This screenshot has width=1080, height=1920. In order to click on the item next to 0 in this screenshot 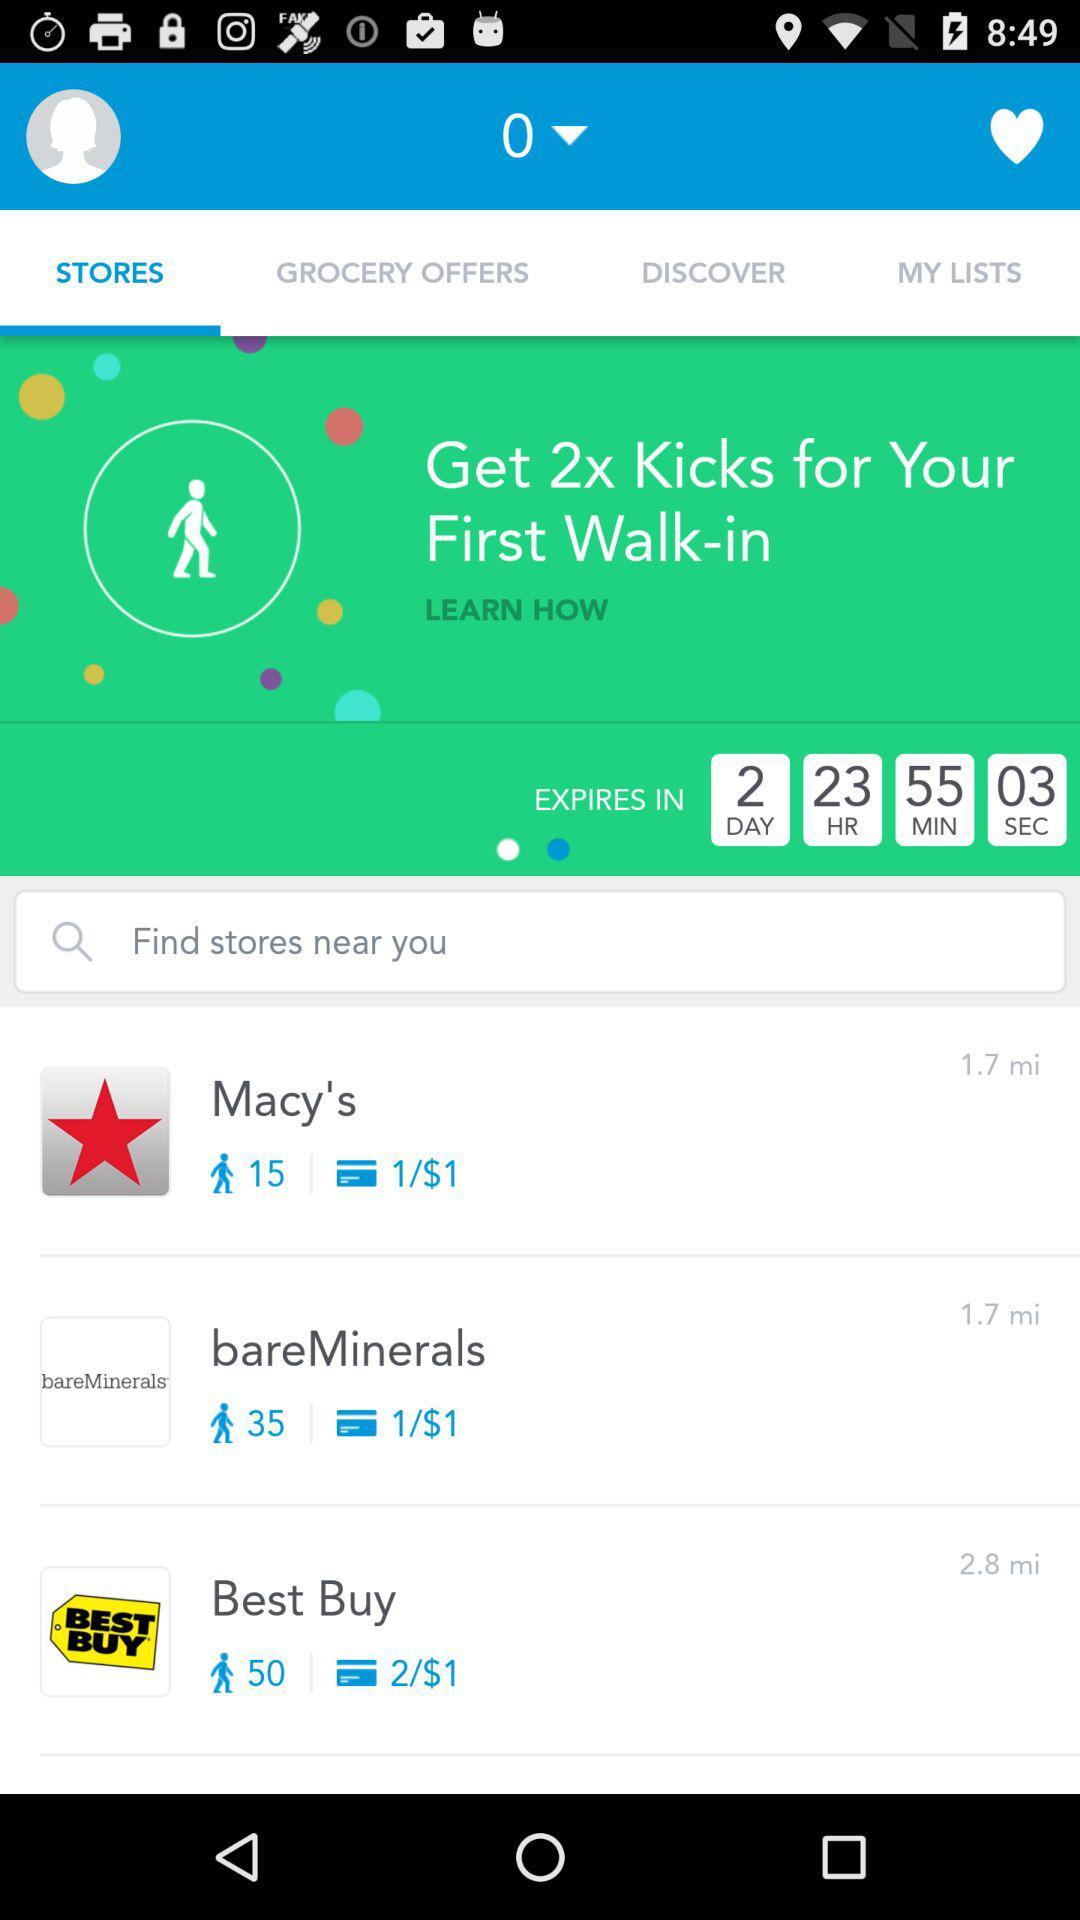, I will do `click(72, 135)`.